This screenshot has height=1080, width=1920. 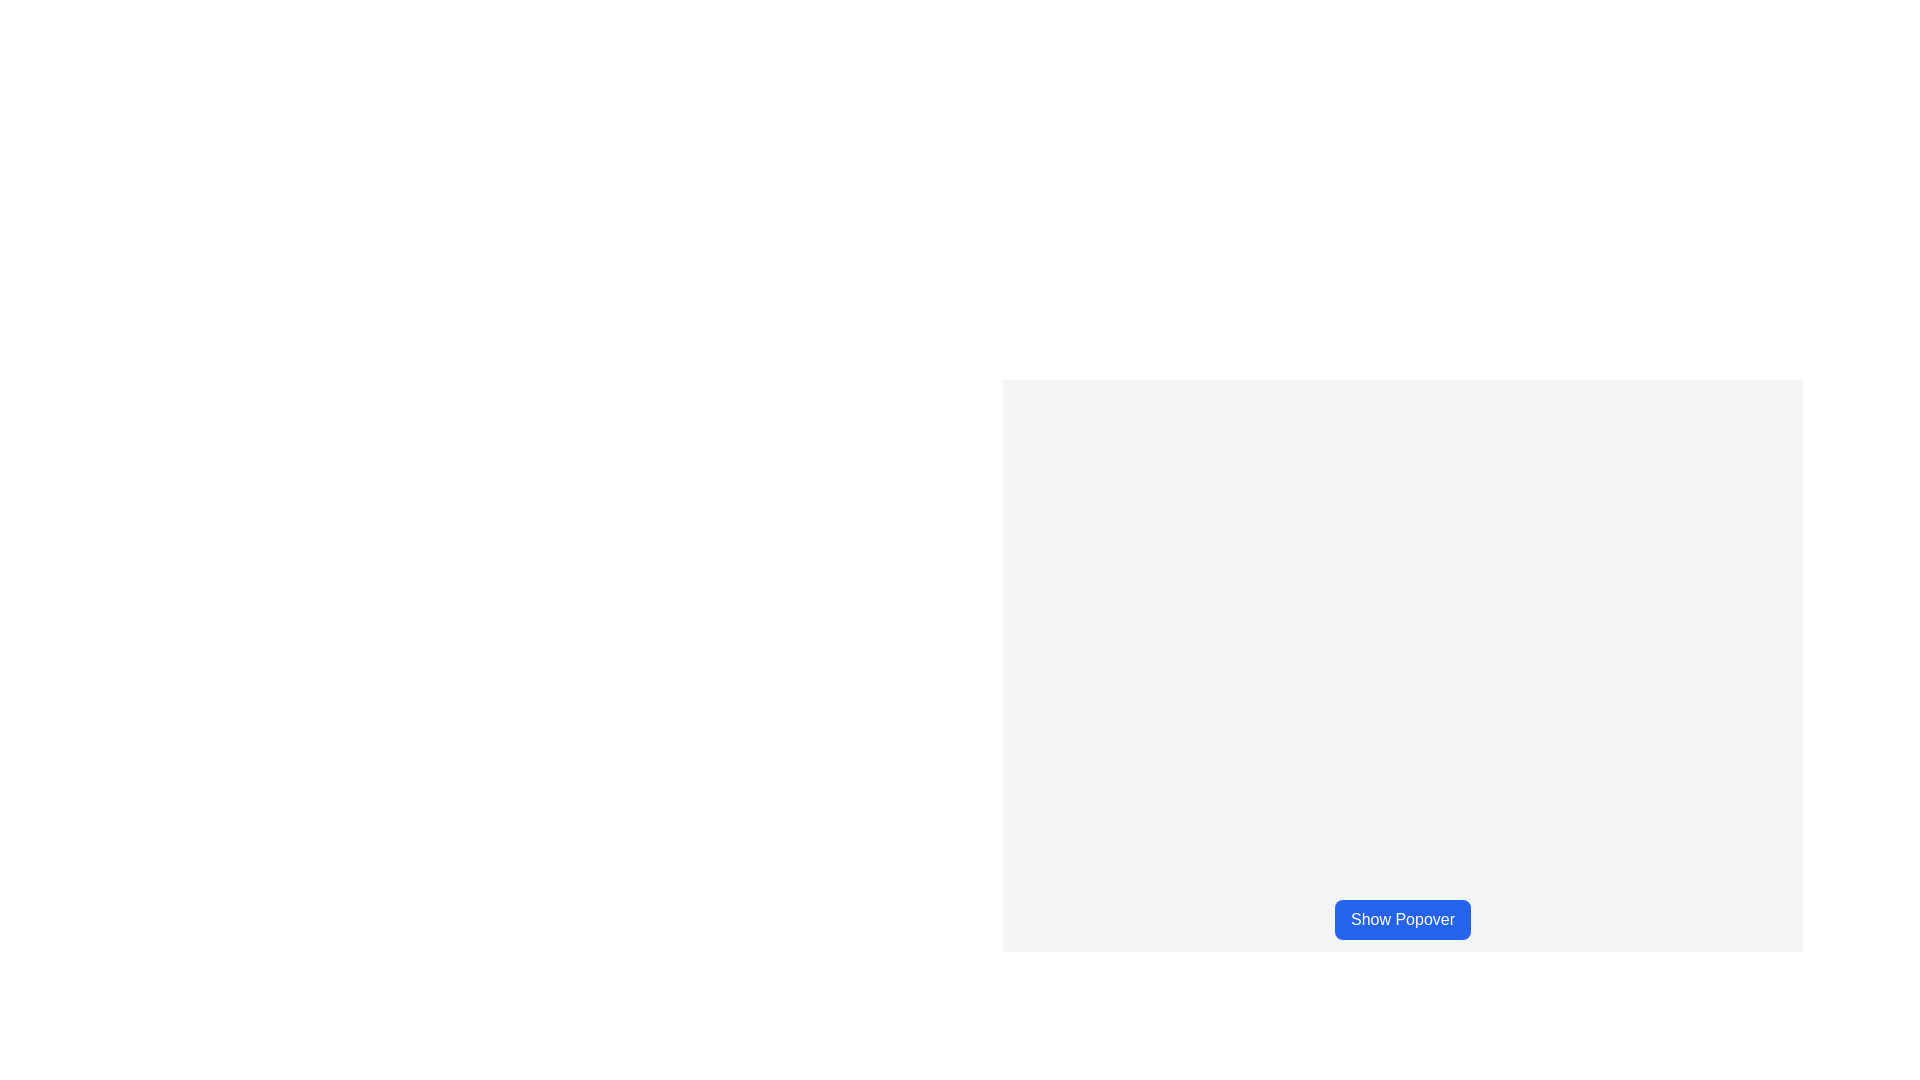 I want to click on the button located at the bottom center of its section, so click(x=1401, y=920).